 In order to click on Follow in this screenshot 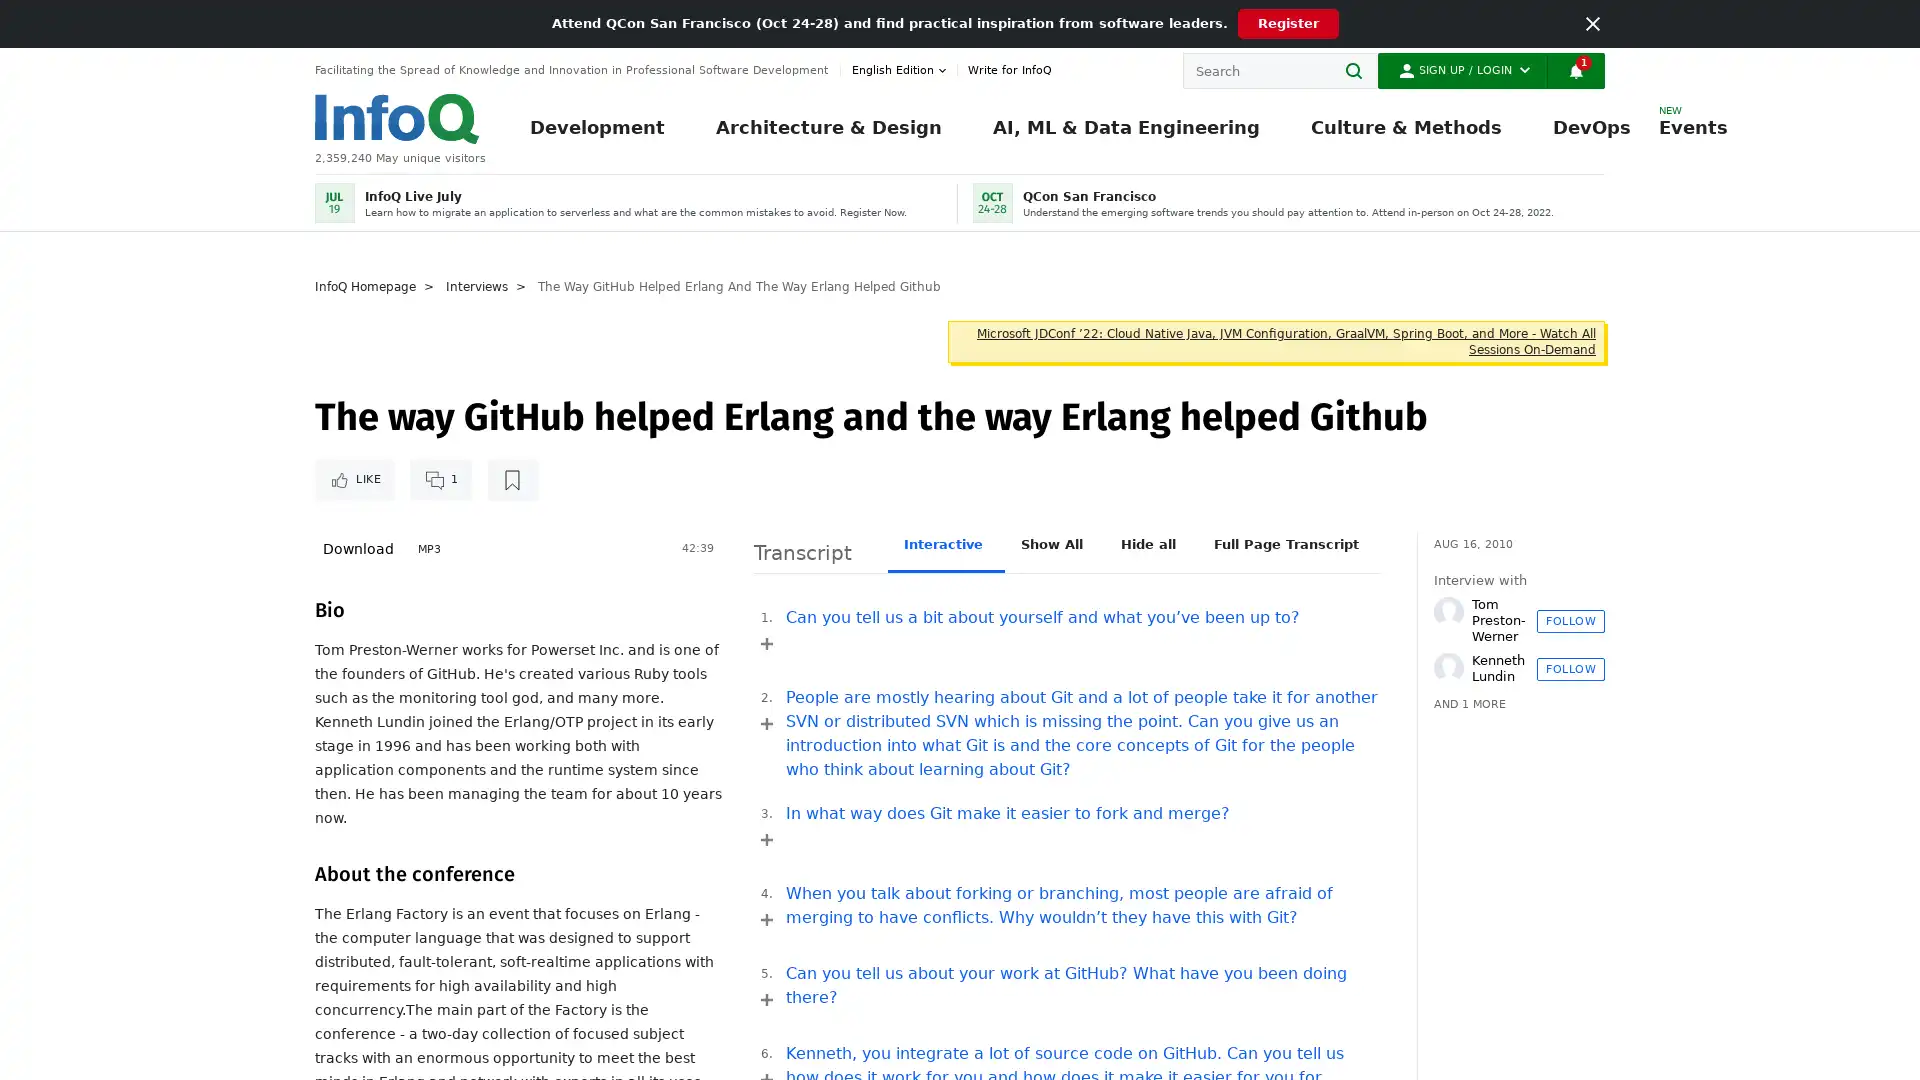, I will do `click(1569, 619)`.